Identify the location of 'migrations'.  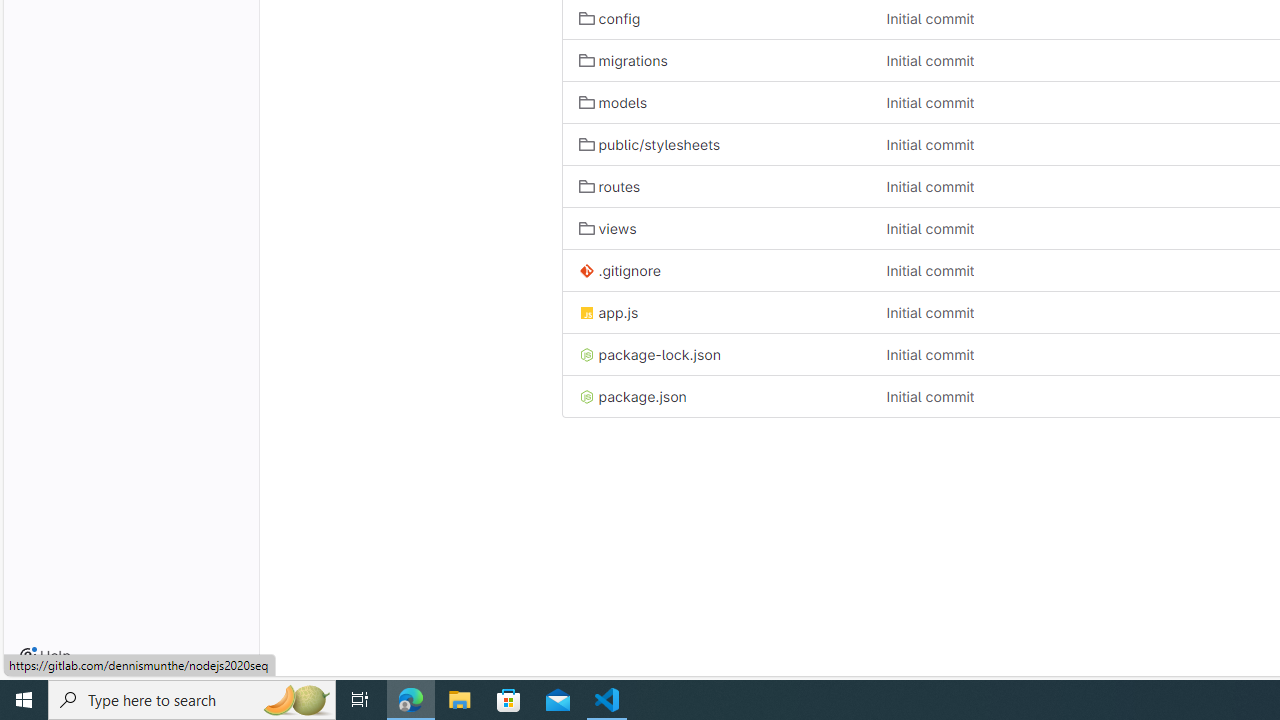
(622, 59).